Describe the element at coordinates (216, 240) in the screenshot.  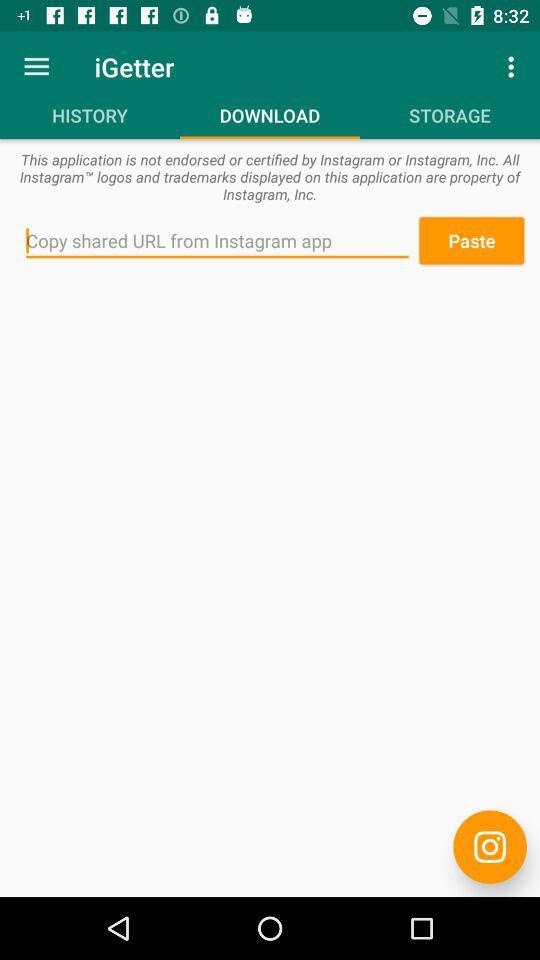
I see `insert url field` at that location.